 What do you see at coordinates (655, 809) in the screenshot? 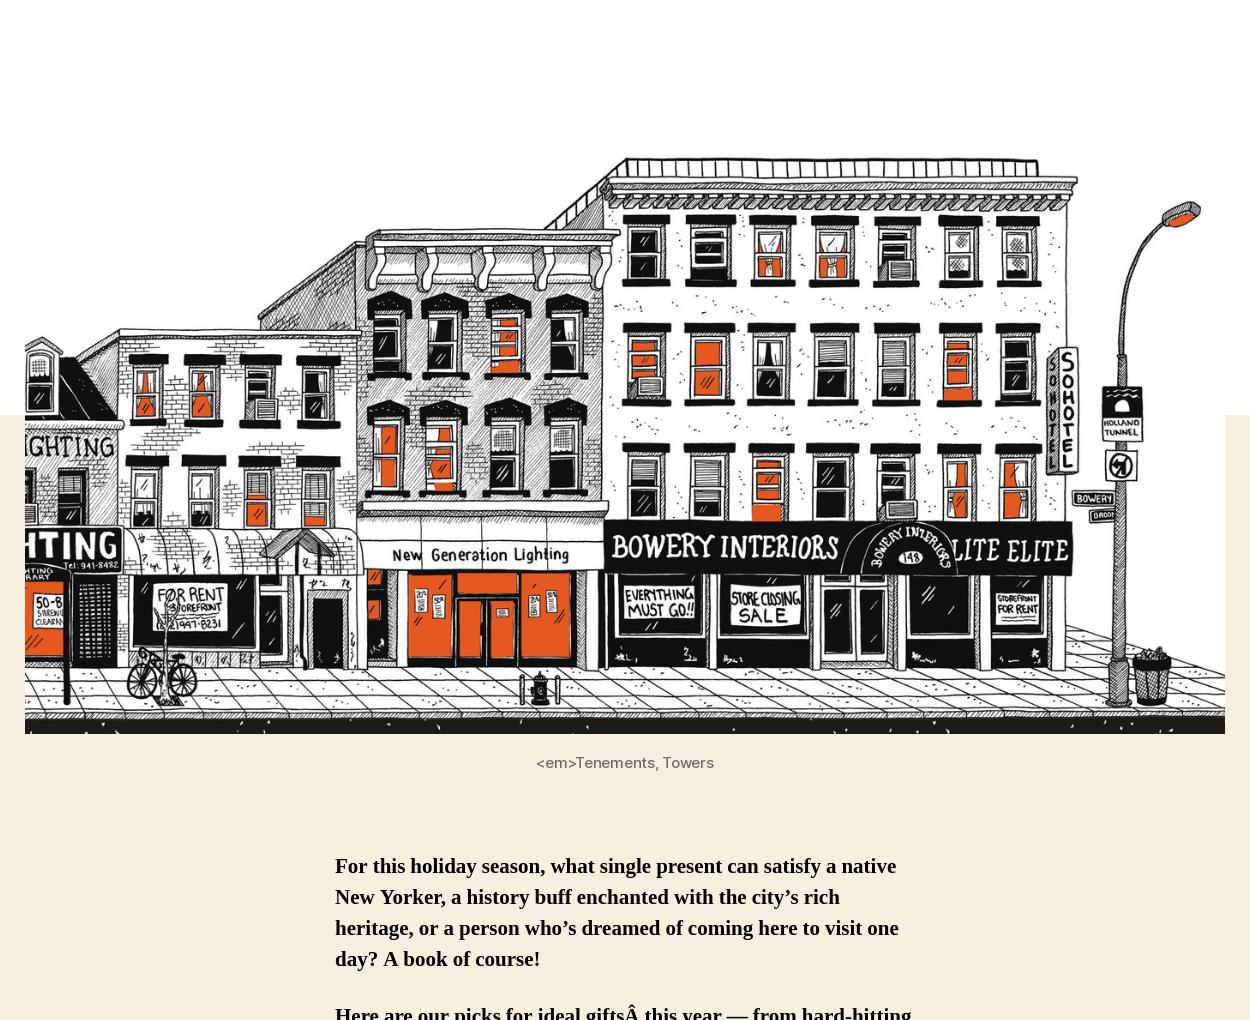
I see `'Find out how you can'` at bounding box center [655, 809].